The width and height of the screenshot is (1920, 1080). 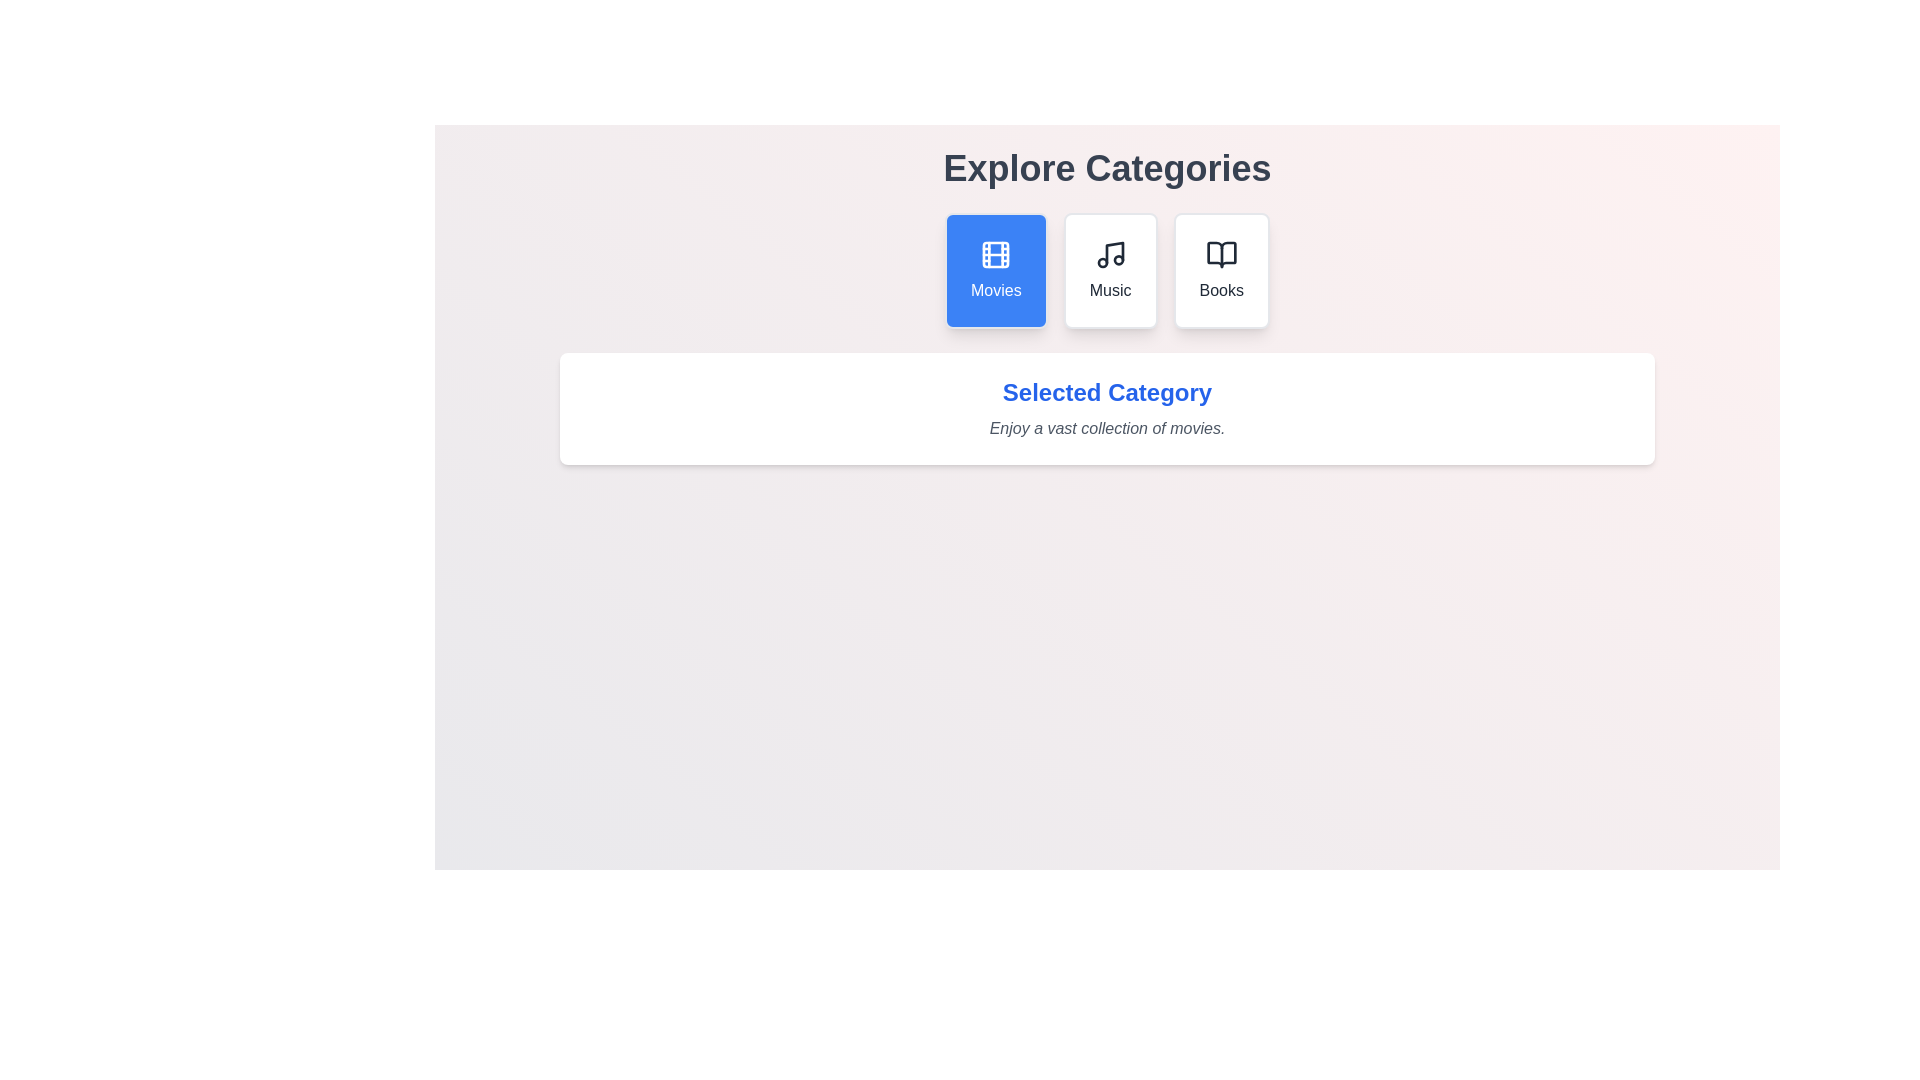 I want to click on the Books button to select it, so click(x=1220, y=270).